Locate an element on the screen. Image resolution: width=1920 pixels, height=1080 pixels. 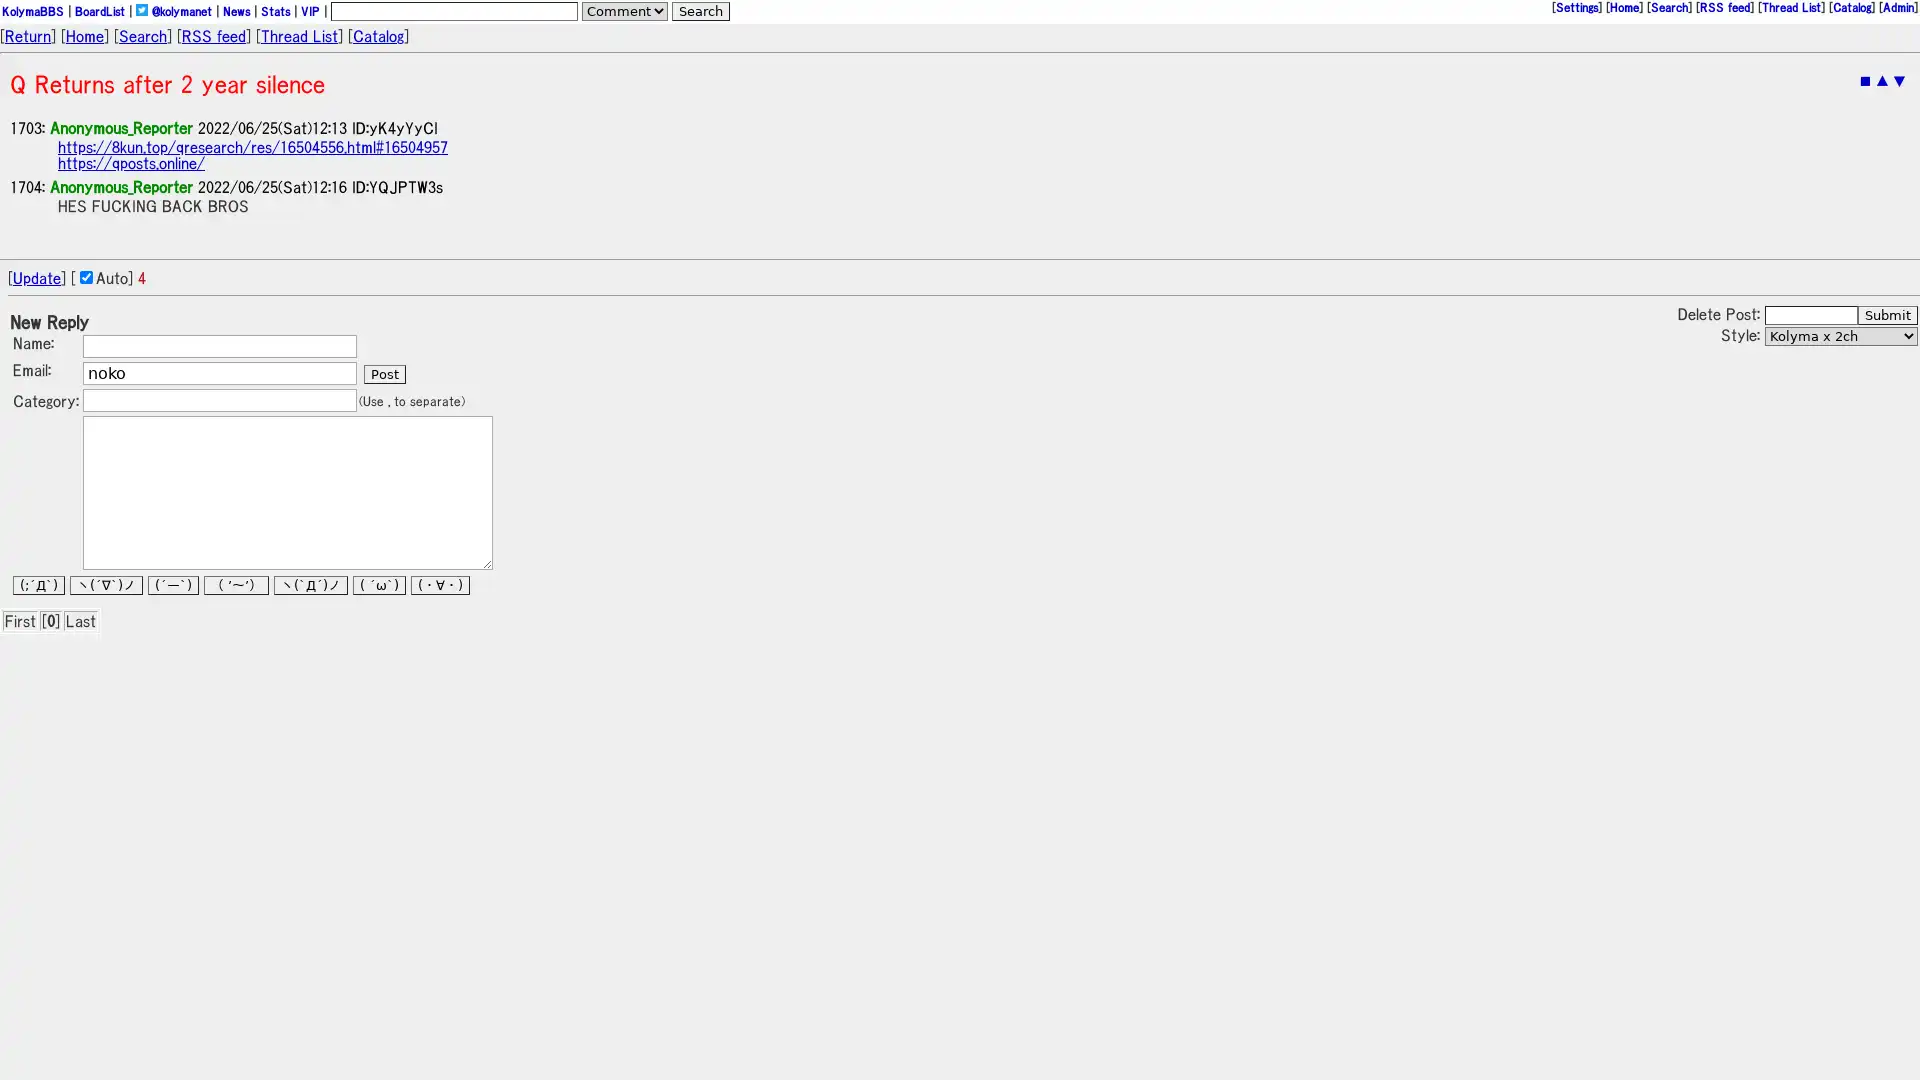
Post is located at coordinates (384, 374).